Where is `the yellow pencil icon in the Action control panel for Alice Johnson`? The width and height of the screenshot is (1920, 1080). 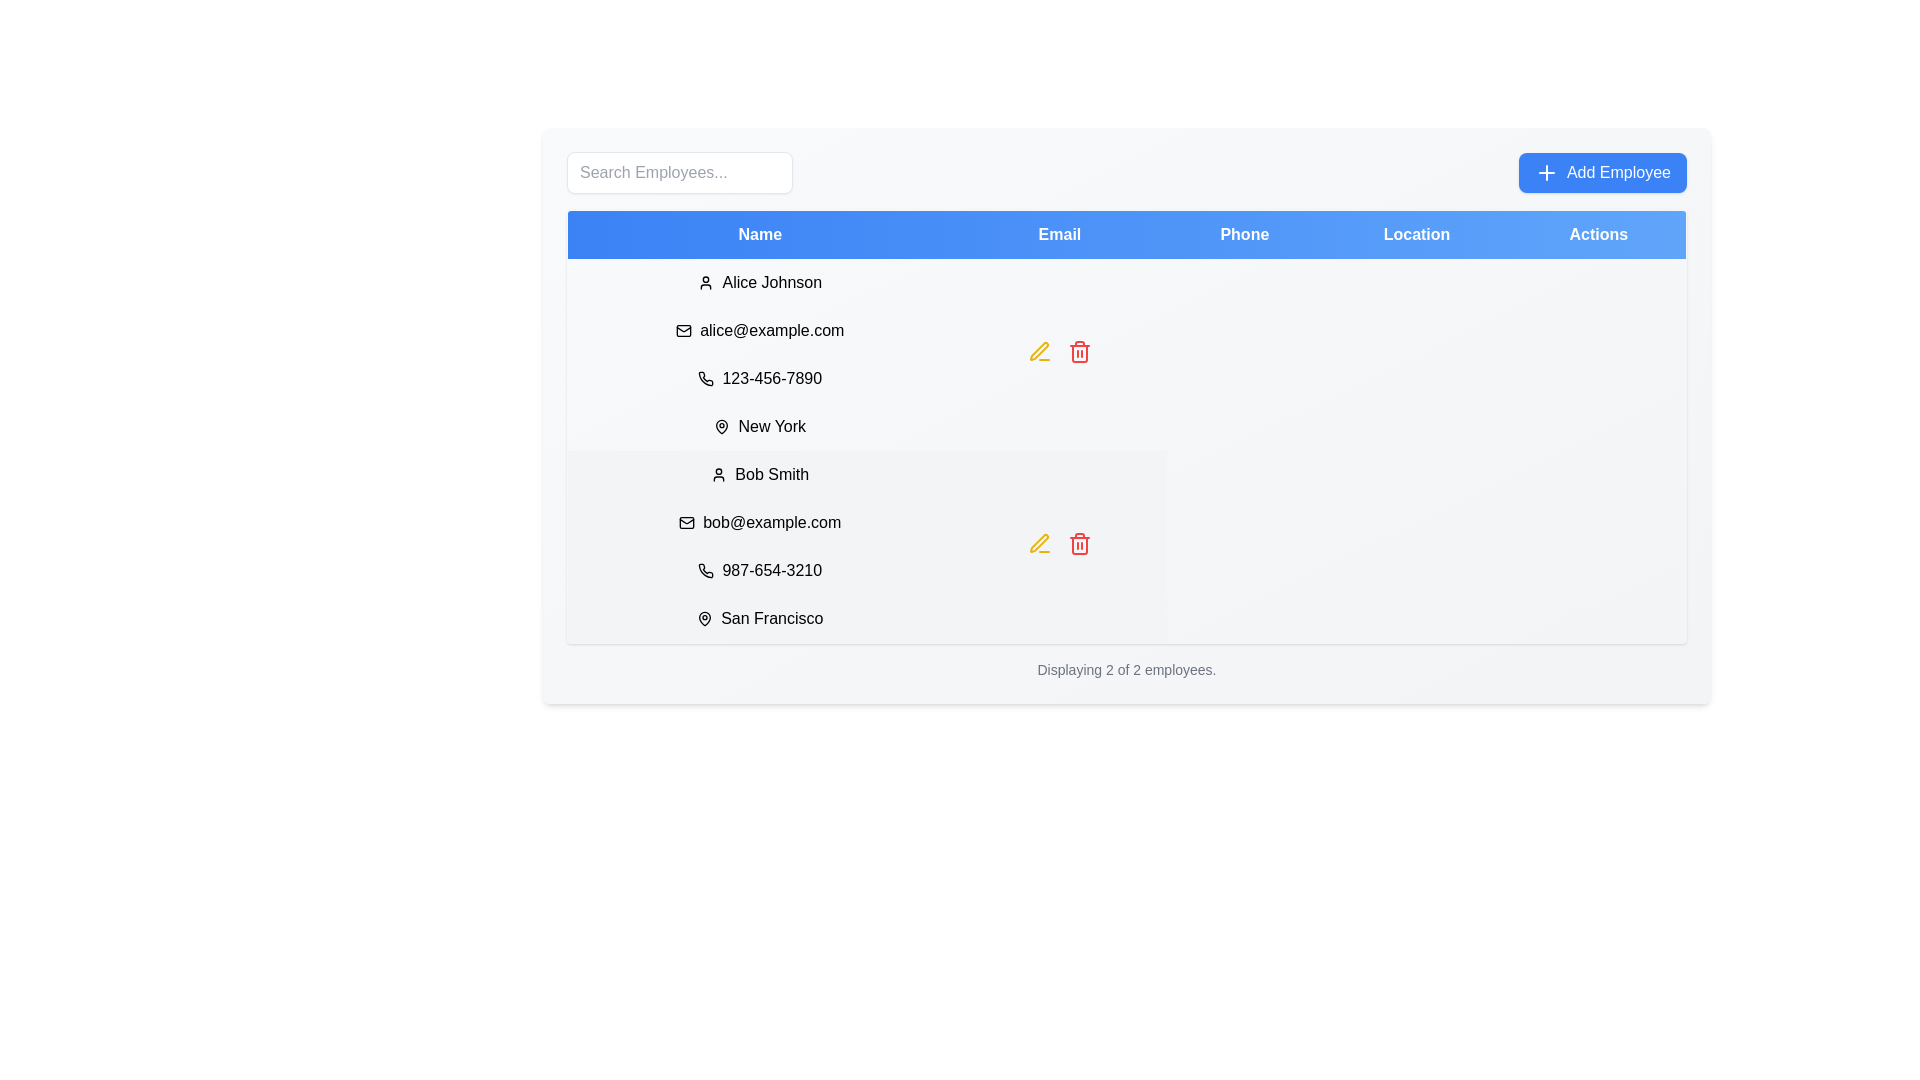
the yellow pencil icon in the Action control panel for Alice Johnson is located at coordinates (1058, 353).